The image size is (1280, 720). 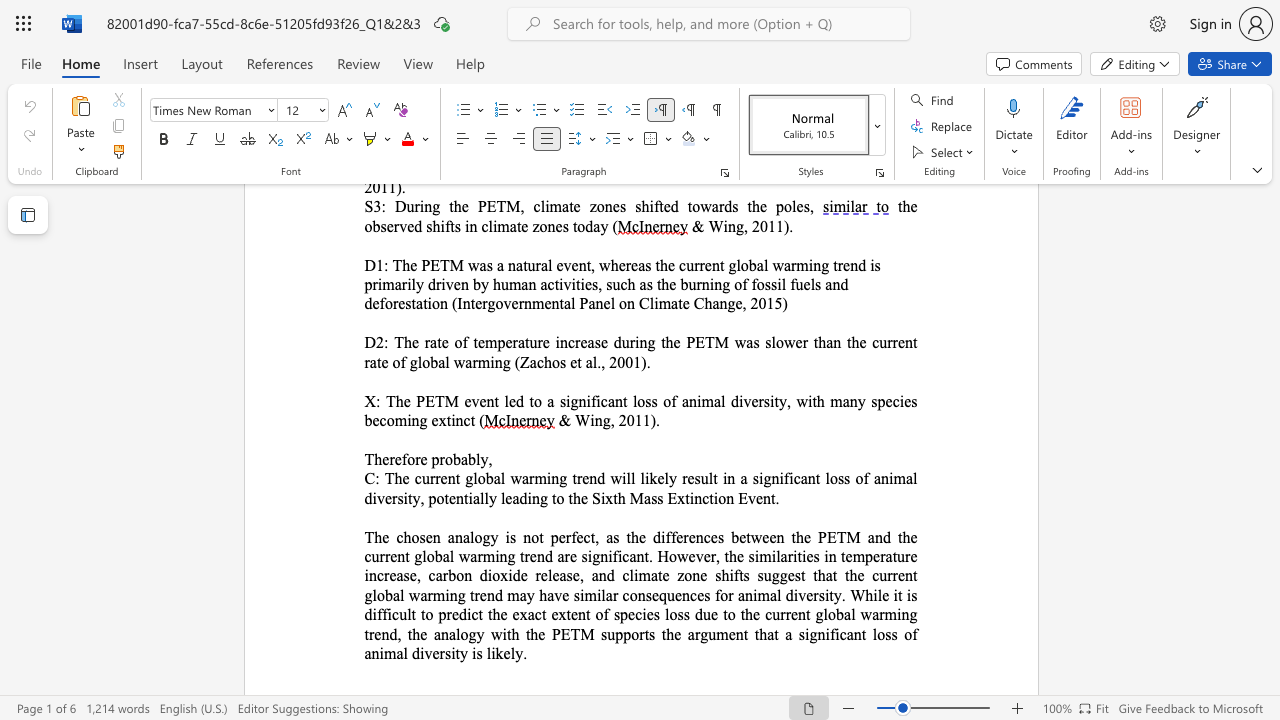 I want to click on the 3th character "n" in the text, so click(x=592, y=478).